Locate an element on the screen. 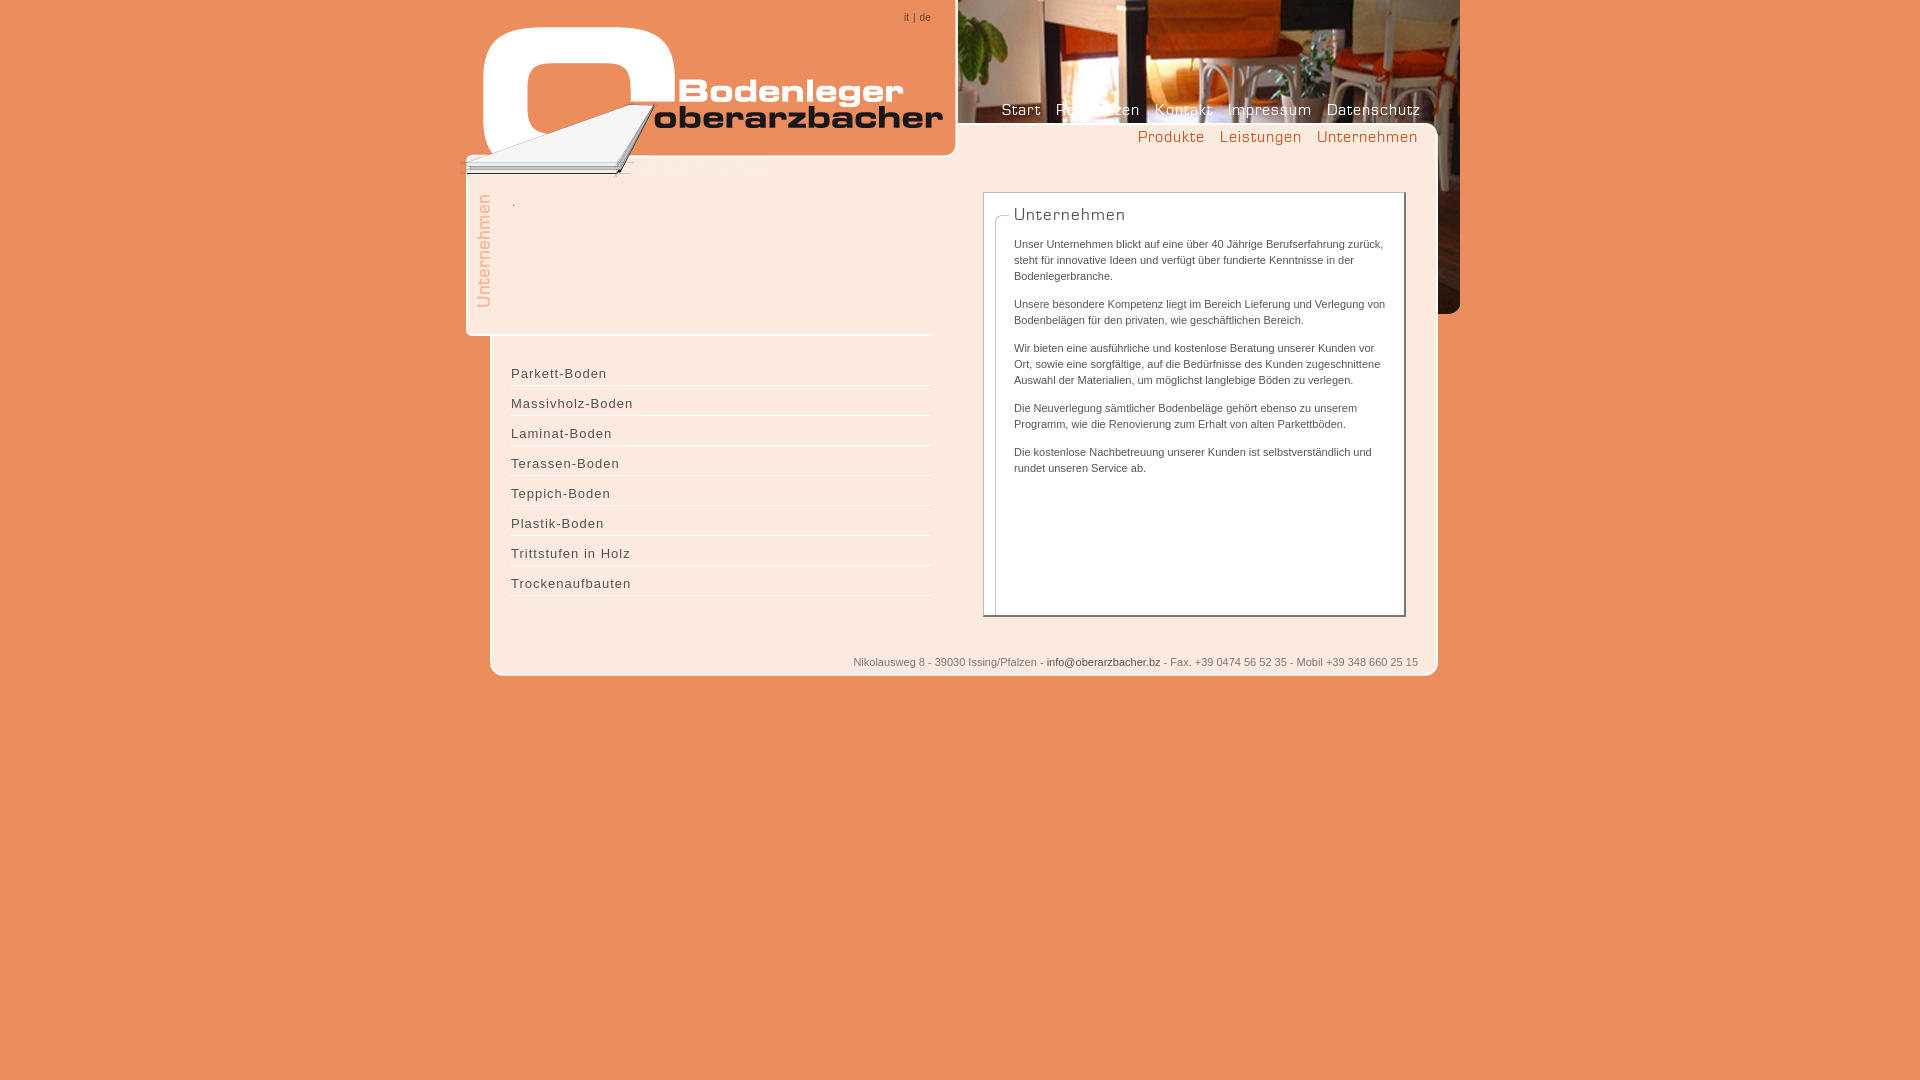  'info@oberarzbacher.bz' is located at coordinates (1103, 662).